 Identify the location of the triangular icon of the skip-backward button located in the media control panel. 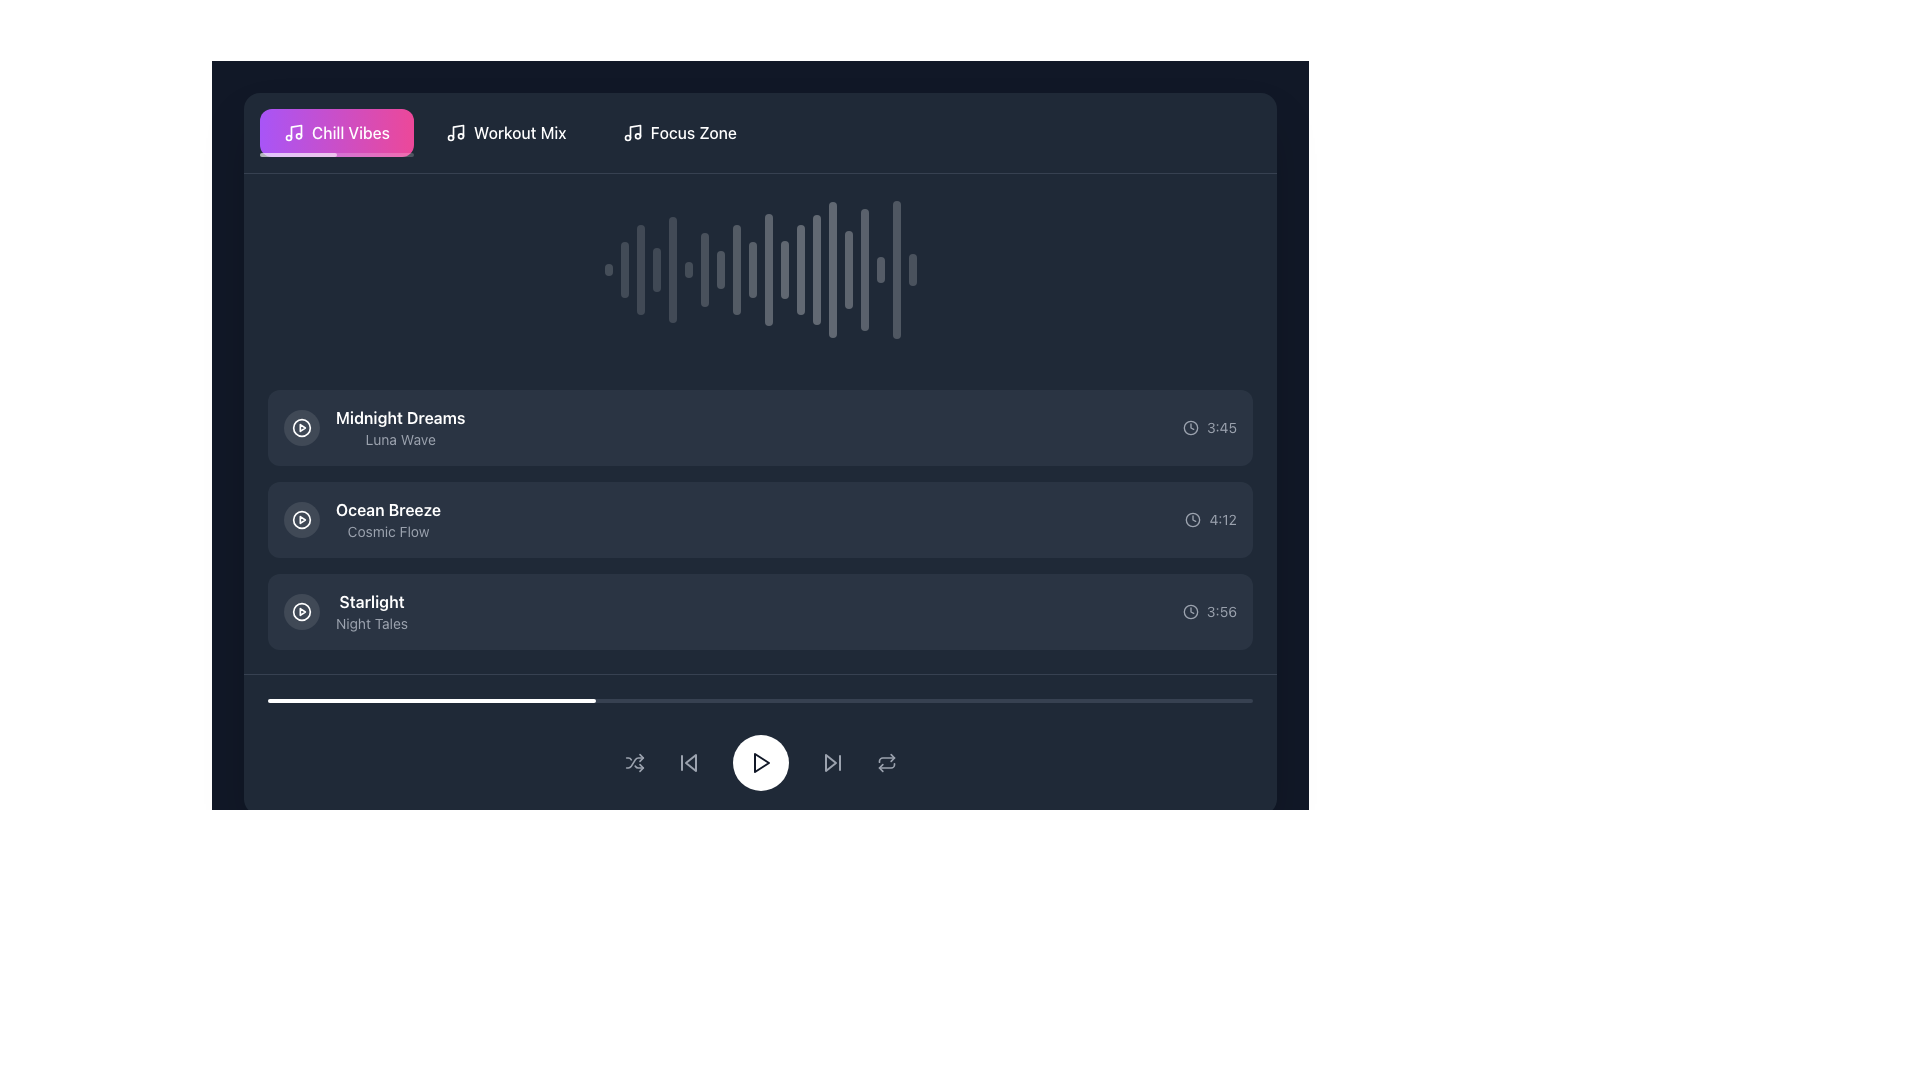
(690, 763).